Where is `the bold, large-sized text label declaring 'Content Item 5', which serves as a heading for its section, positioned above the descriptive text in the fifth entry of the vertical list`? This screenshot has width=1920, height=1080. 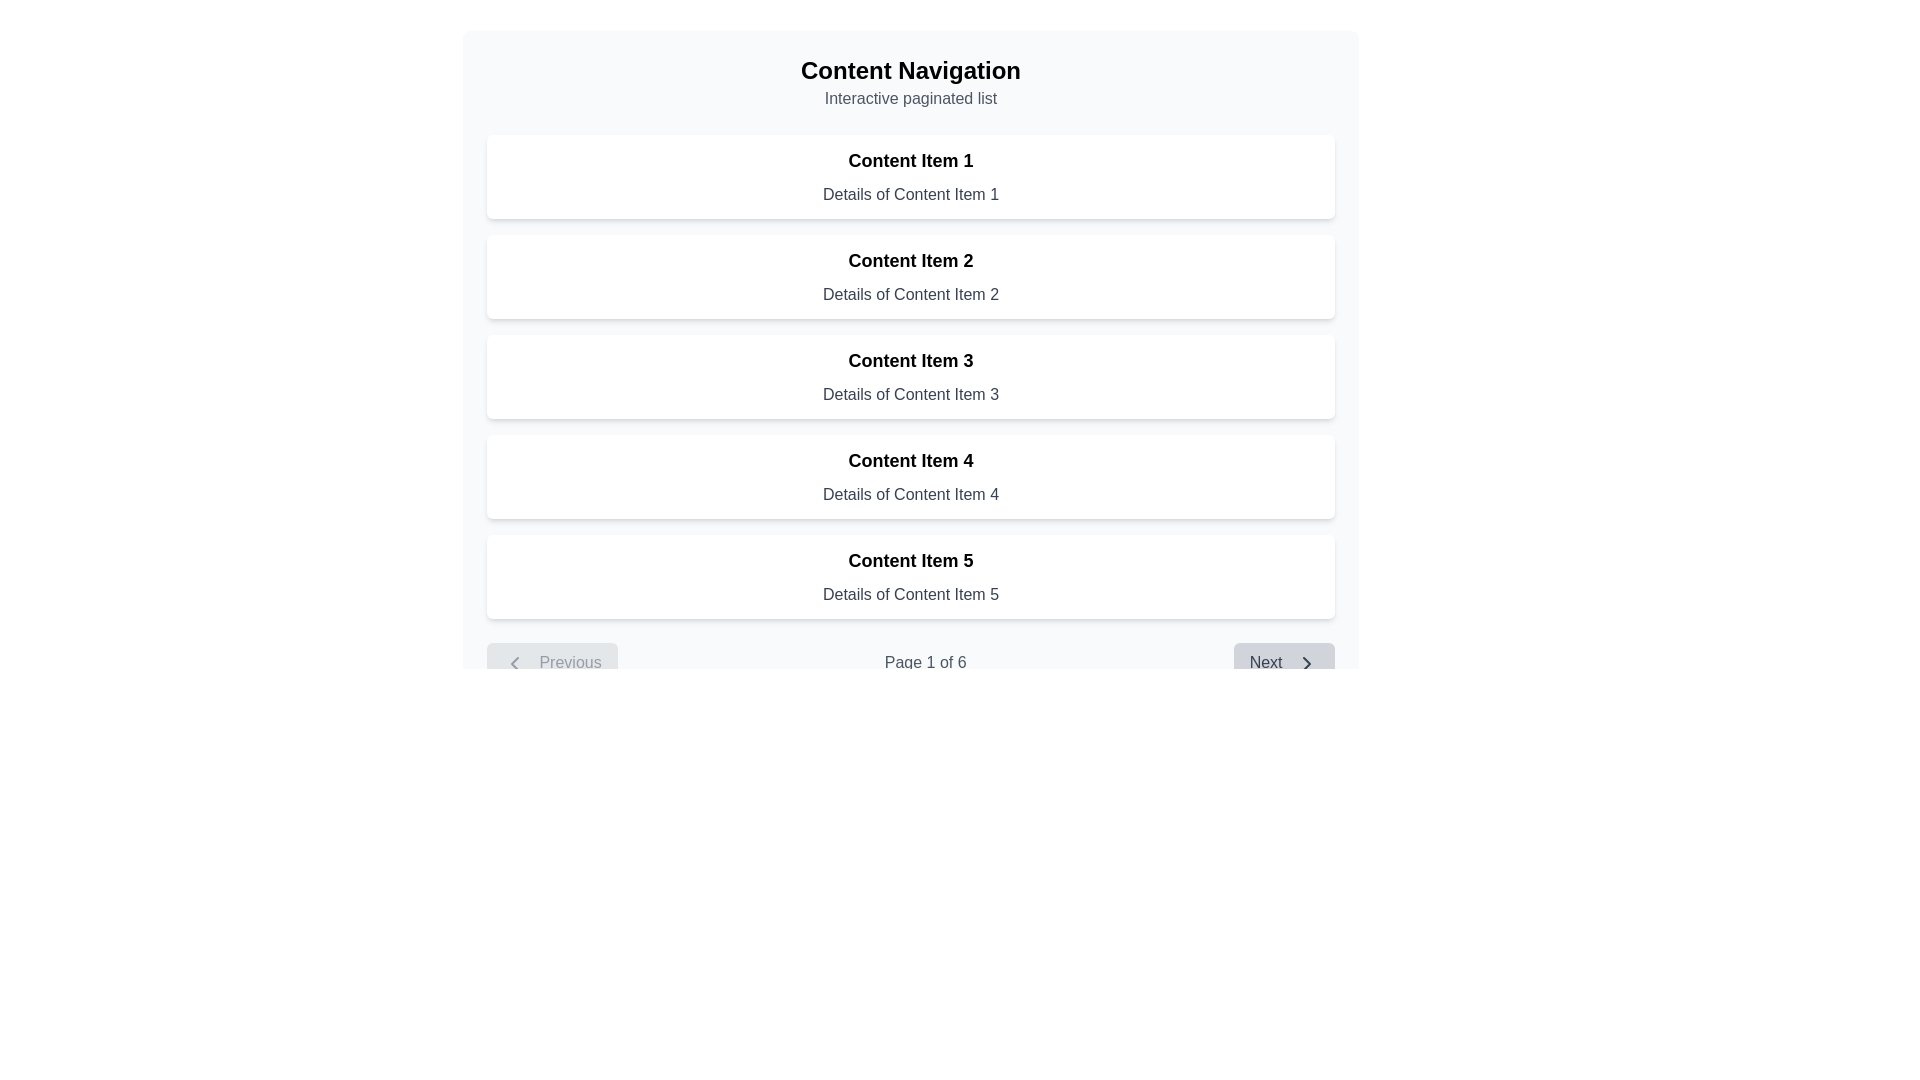 the bold, large-sized text label declaring 'Content Item 5', which serves as a heading for its section, positioned above the descriptive text in the fifth entry of the vertical list is located at coordinates (910, 560).